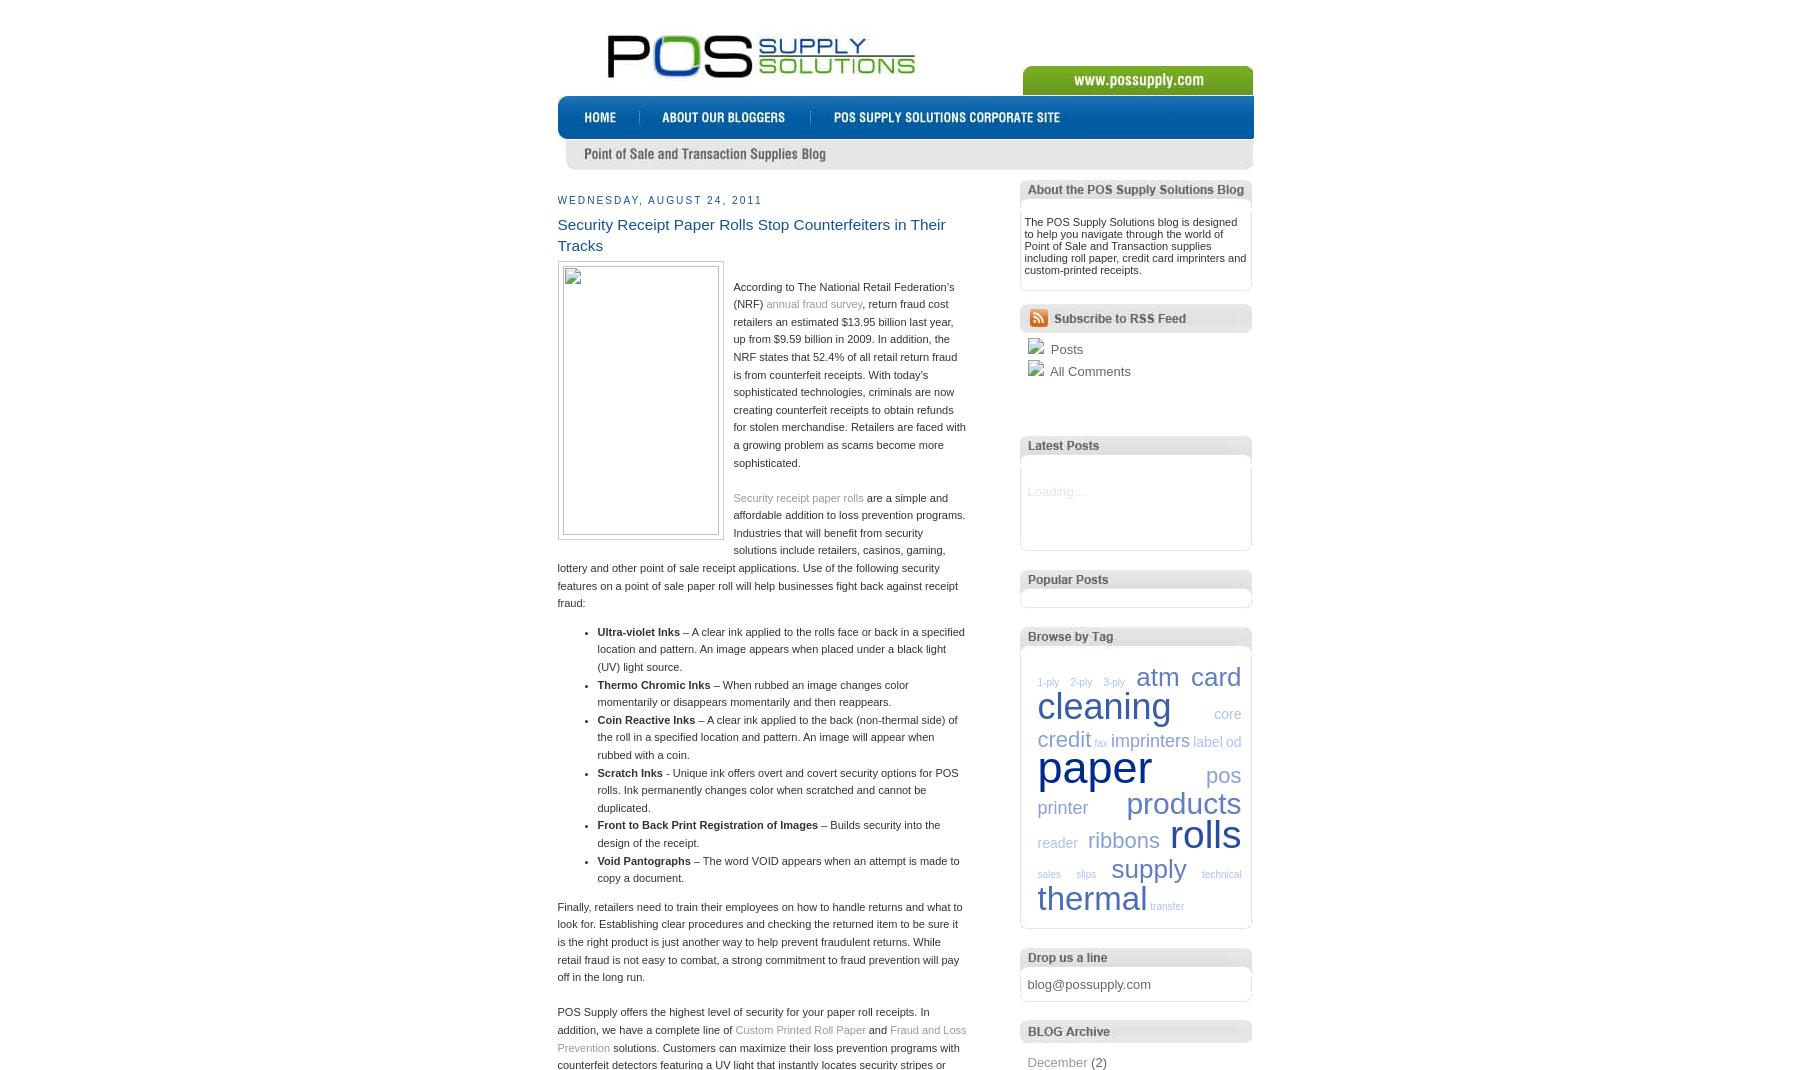 The width and height of the screenshot is (1811, 1070). I want to click on 'od', so click(1224, 739).